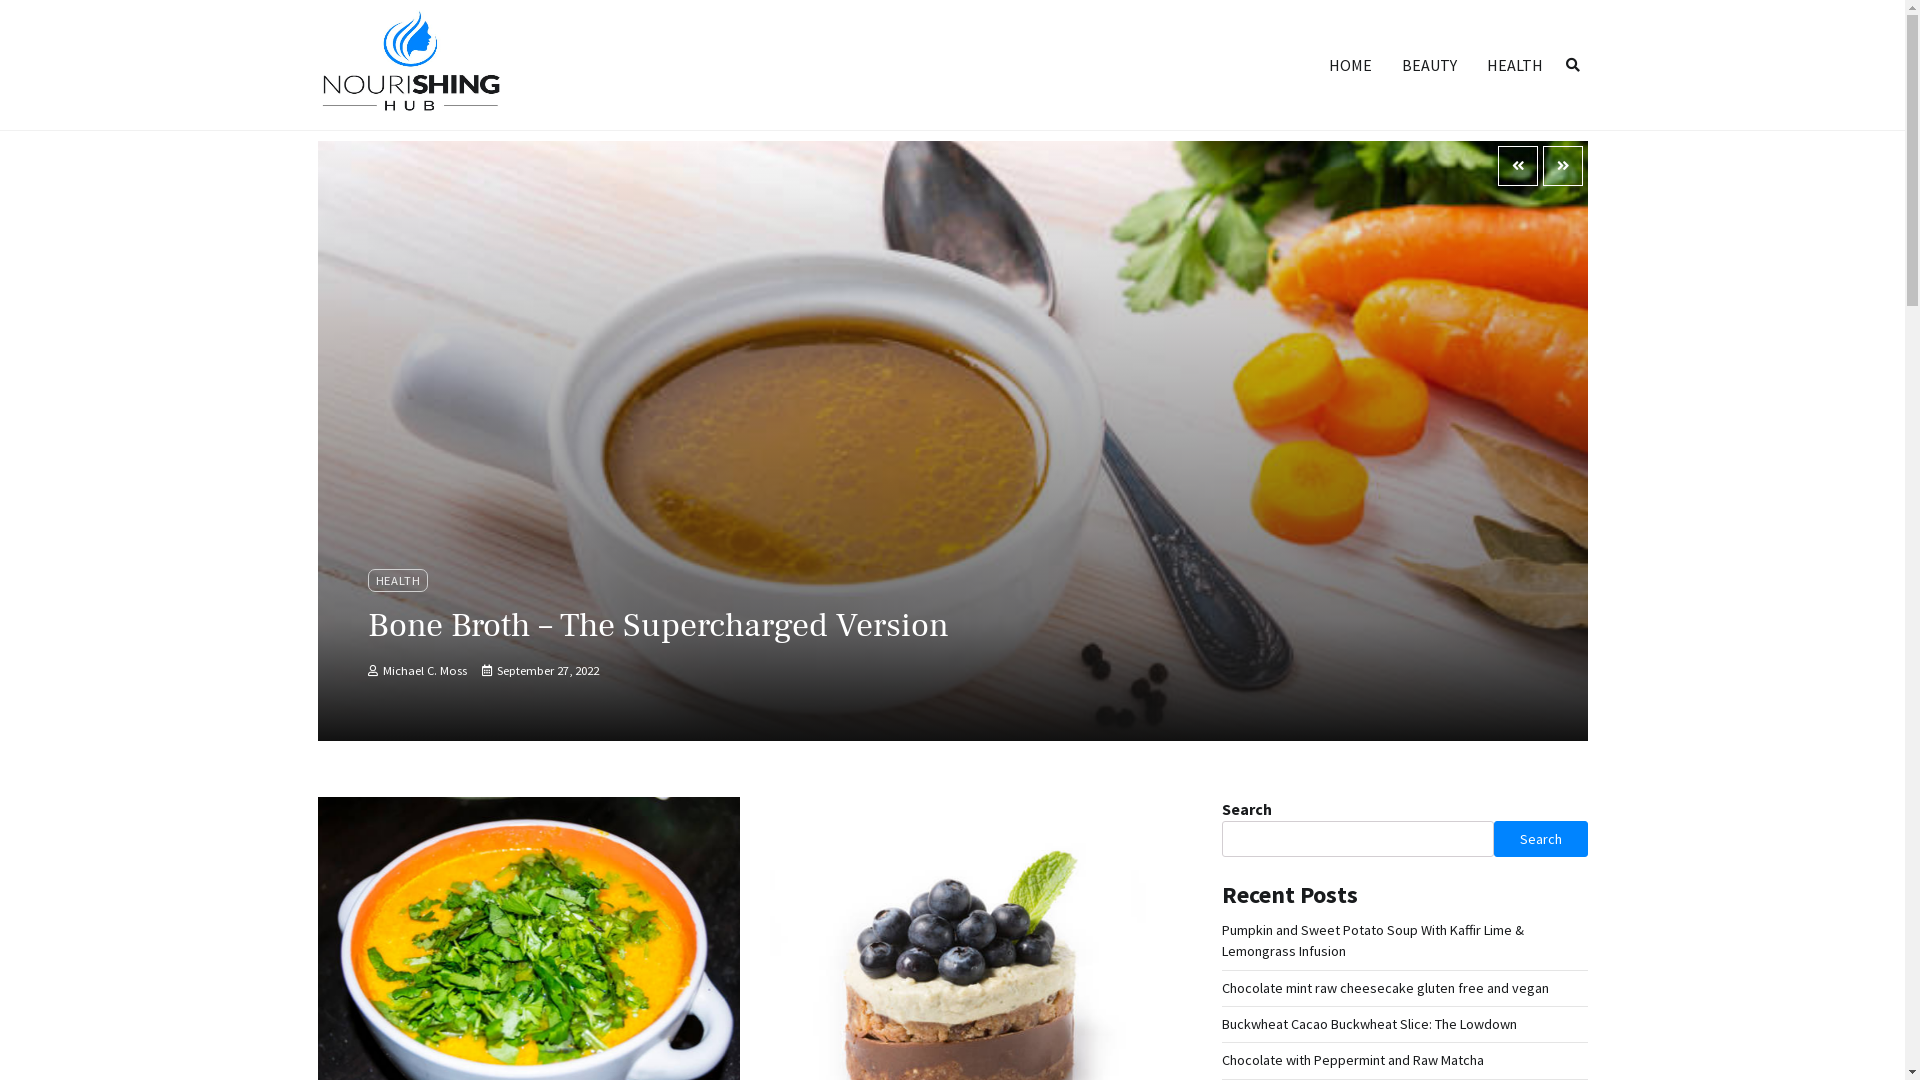 This screenshot has width=1920, height=1080. What do you see at coordinates (1384, 986) in the screenshot?
I see `'Chocolate mint raw cheesecake gluten free and vegan'` at bounding box center [1384, 986].